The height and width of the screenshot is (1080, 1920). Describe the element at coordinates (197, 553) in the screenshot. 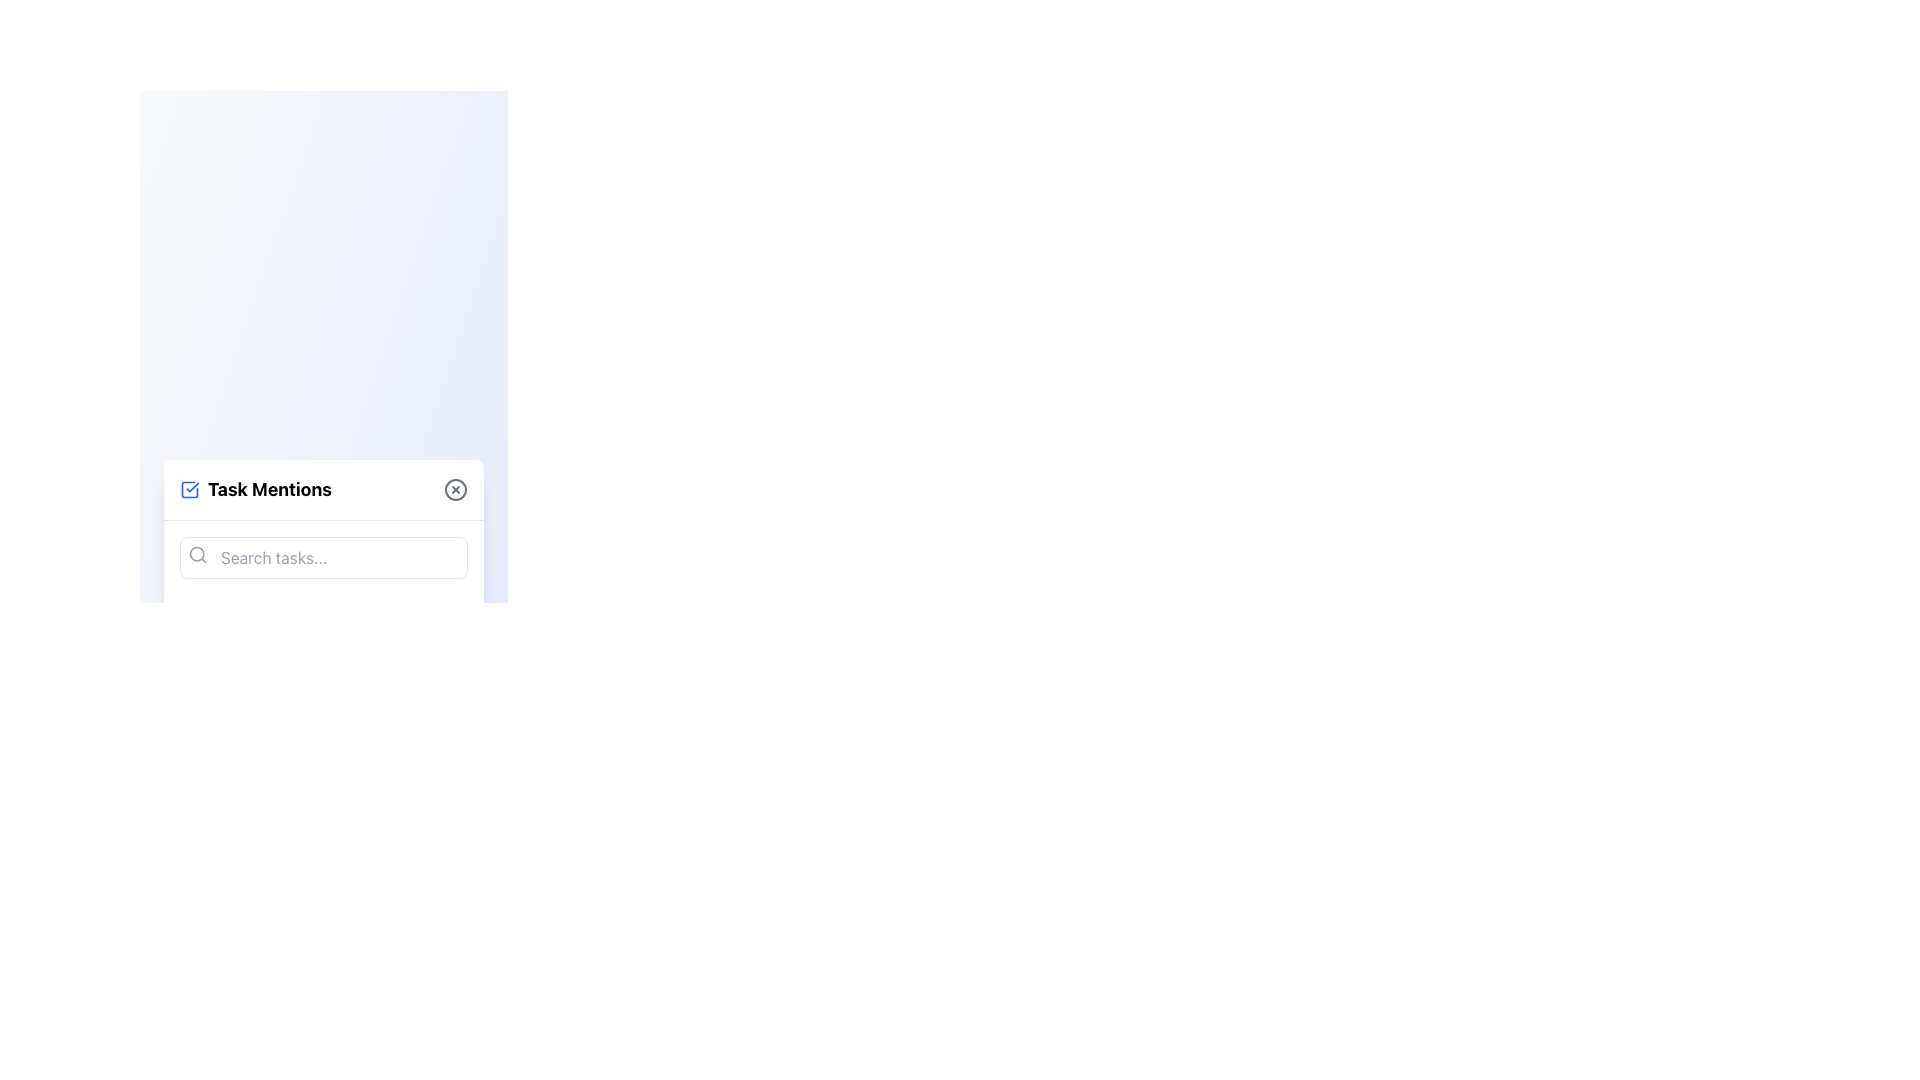

I see `the SVG circle element that represents the lens portion of the magnifying glass in the search icon located at the top-left of the 'Search tasks...' input box` at that location.